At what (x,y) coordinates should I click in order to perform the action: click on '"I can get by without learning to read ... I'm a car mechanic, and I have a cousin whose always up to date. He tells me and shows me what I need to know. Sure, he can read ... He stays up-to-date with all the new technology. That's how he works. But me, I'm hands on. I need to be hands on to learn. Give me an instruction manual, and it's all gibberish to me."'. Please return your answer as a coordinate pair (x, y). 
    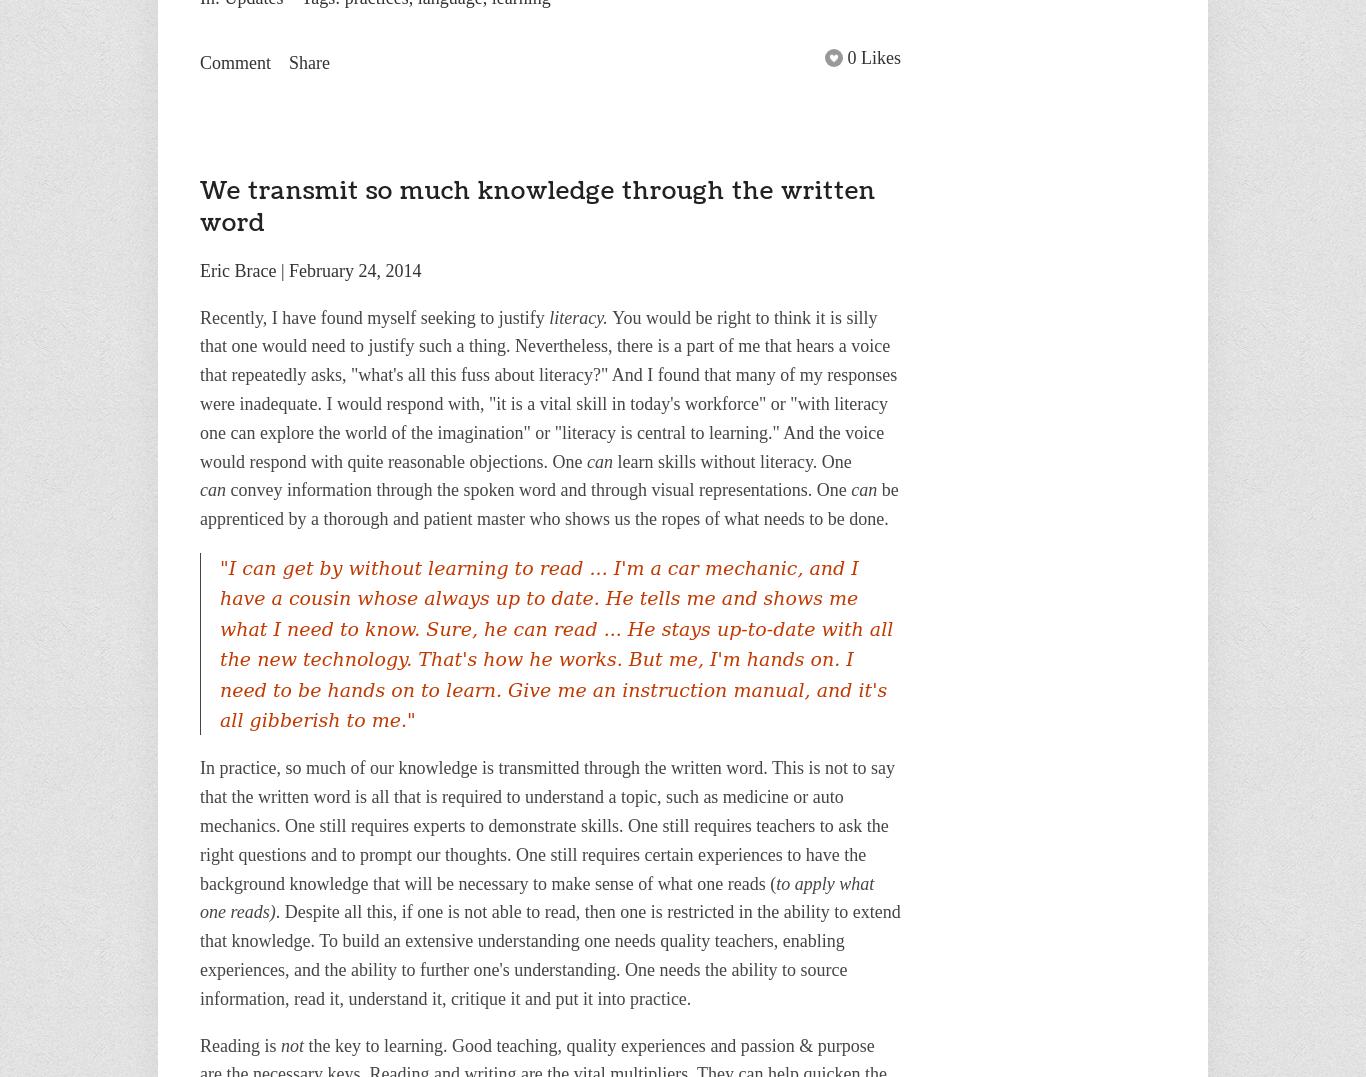
    Looking at the image, I should click on (556, 643).